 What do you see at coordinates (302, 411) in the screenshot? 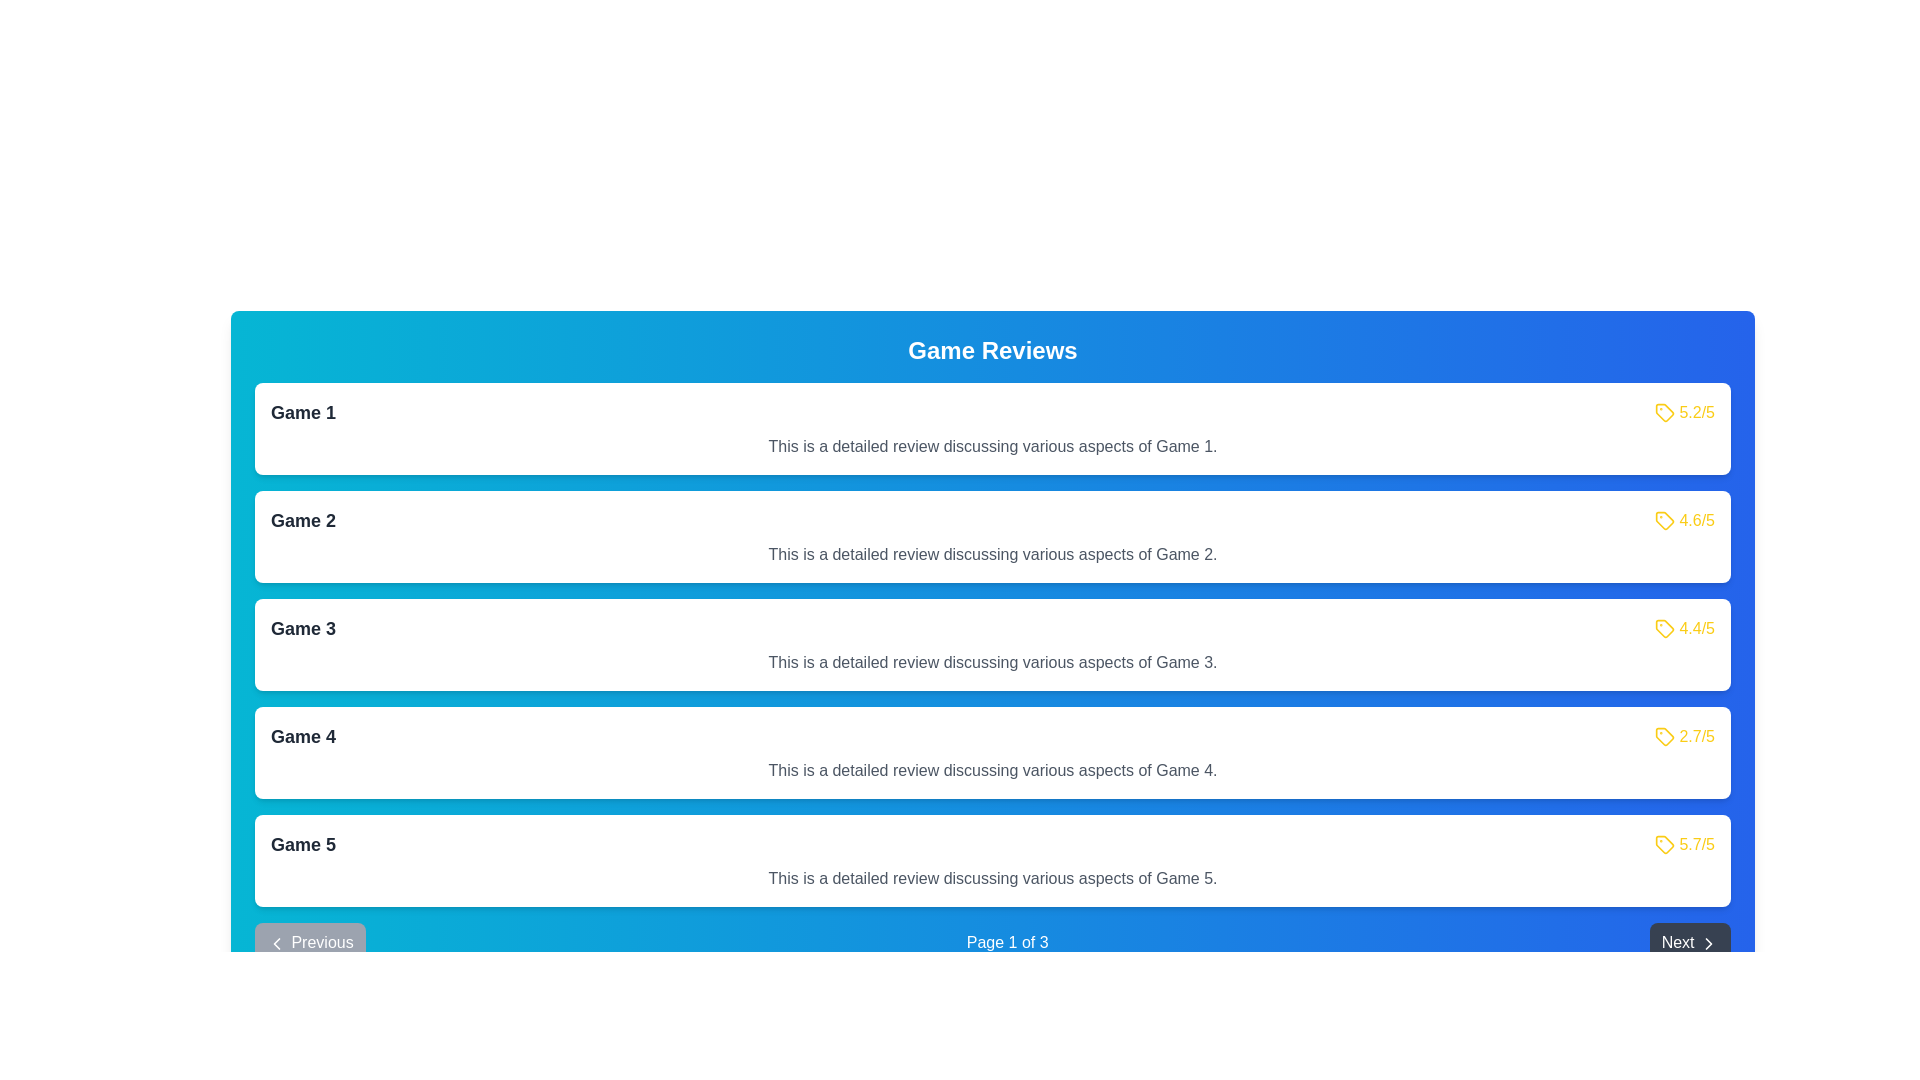
I see `the static text label that uniquely identifies the corresponding review or content item, located at the left side within the first row of a list-like structure` at bounding box center [302, 411].